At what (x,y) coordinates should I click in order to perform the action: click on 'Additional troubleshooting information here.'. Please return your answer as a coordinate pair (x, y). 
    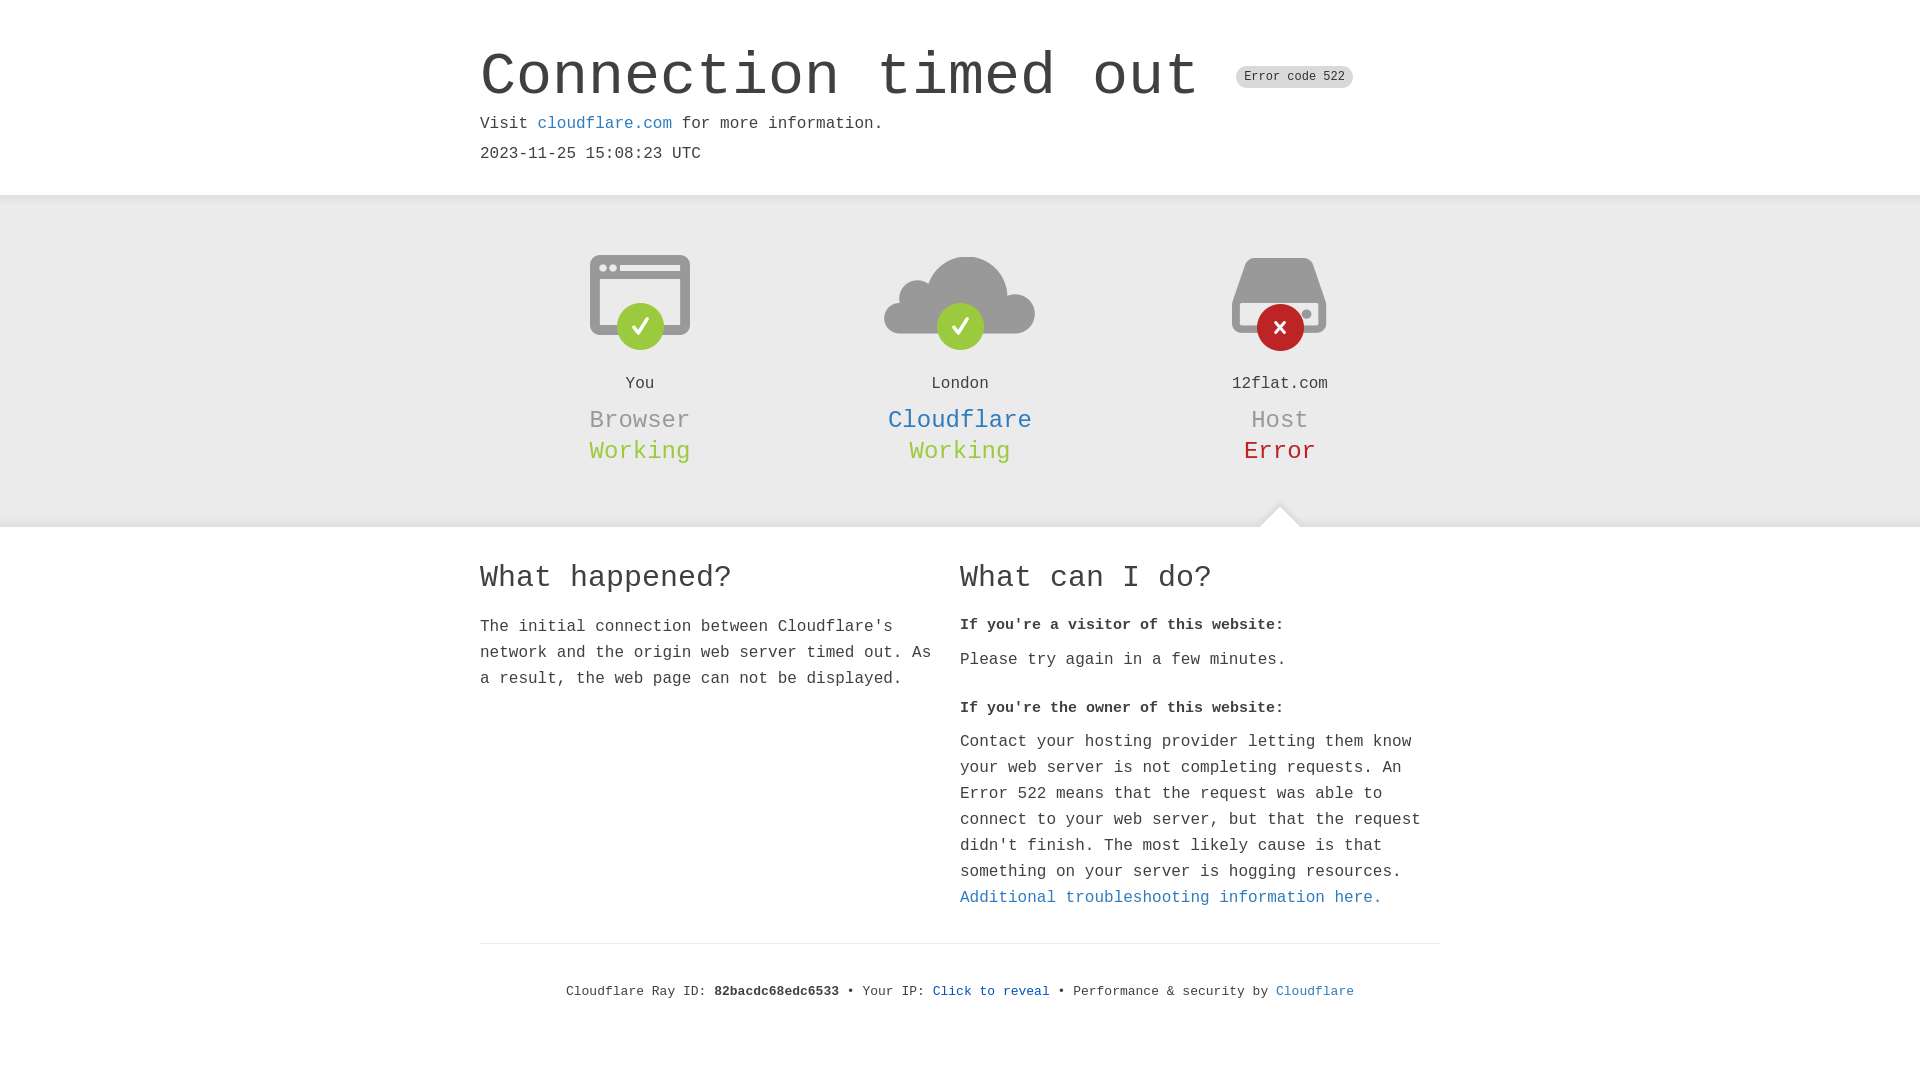
    Looking at the image, I should click on (1171, 897).